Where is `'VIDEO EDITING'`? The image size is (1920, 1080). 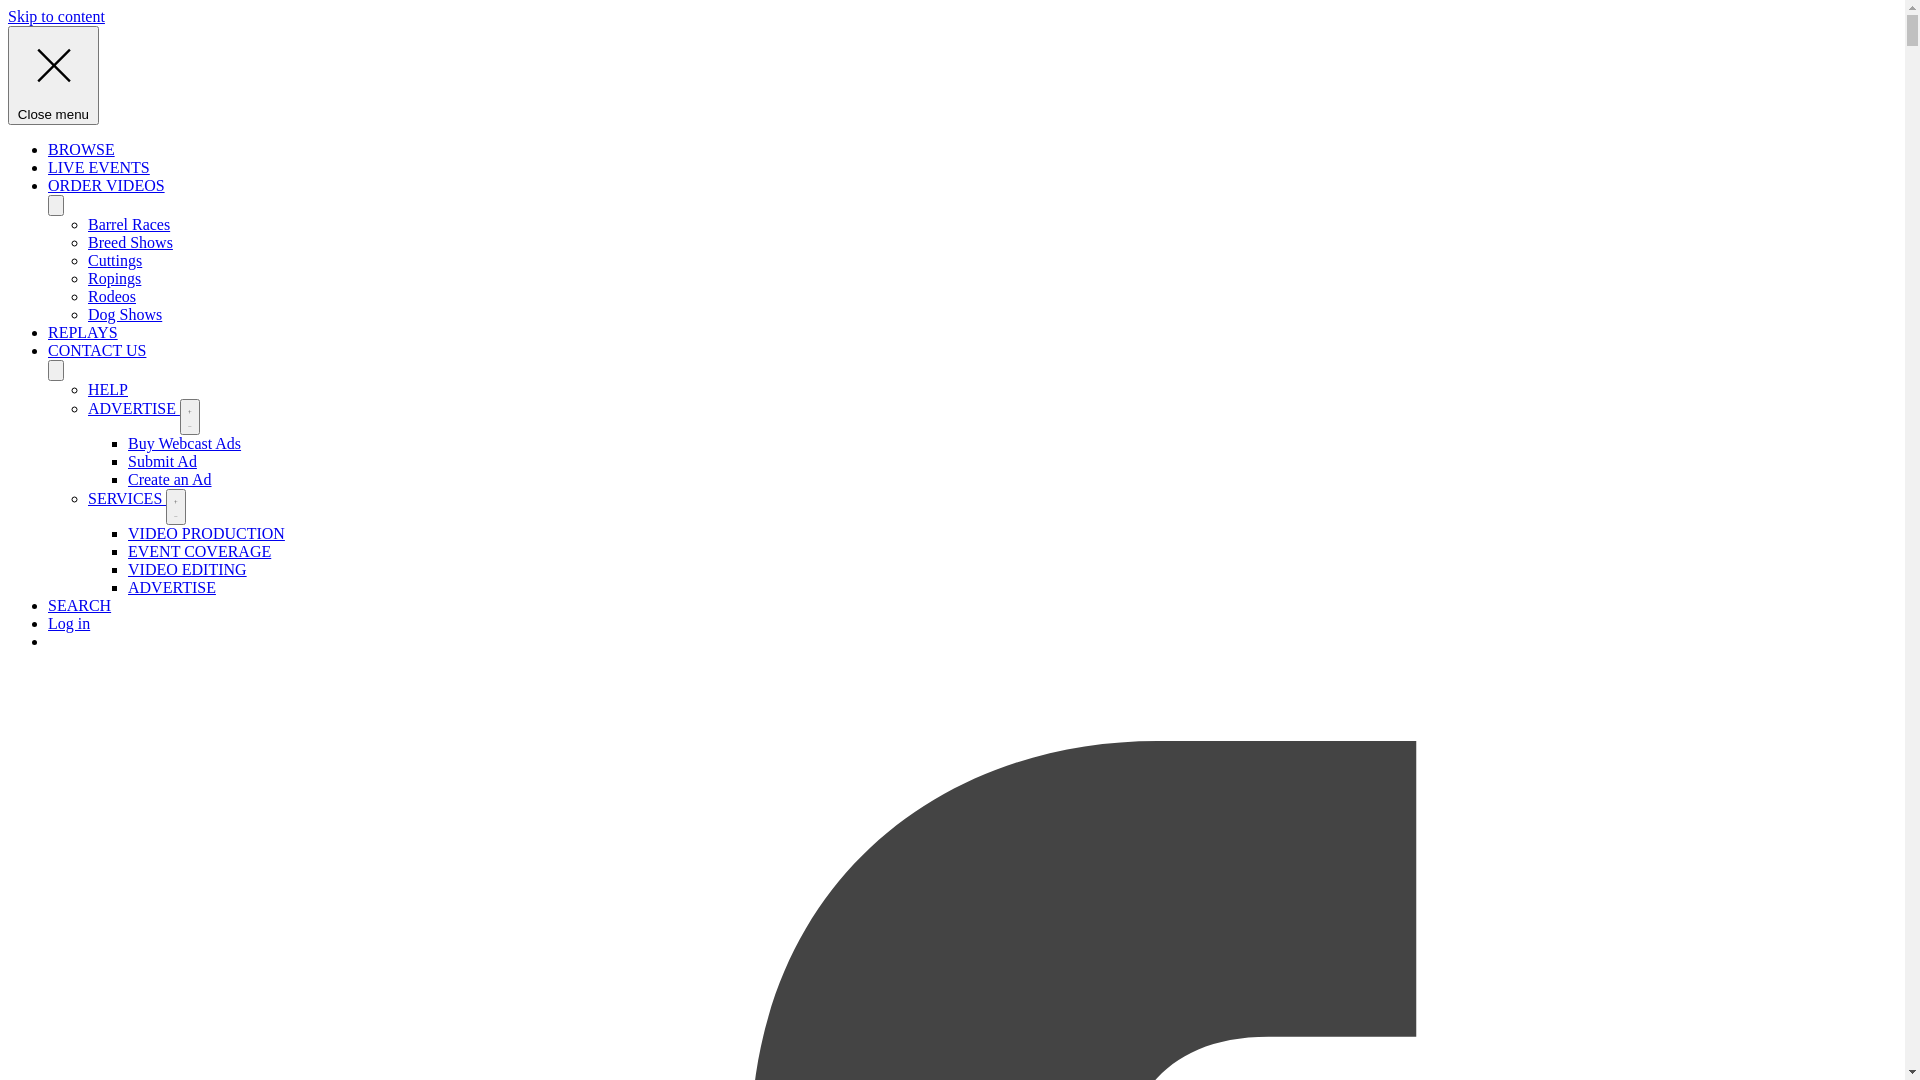 'VIDEO EDITING' is located at coordinates (127, 569).